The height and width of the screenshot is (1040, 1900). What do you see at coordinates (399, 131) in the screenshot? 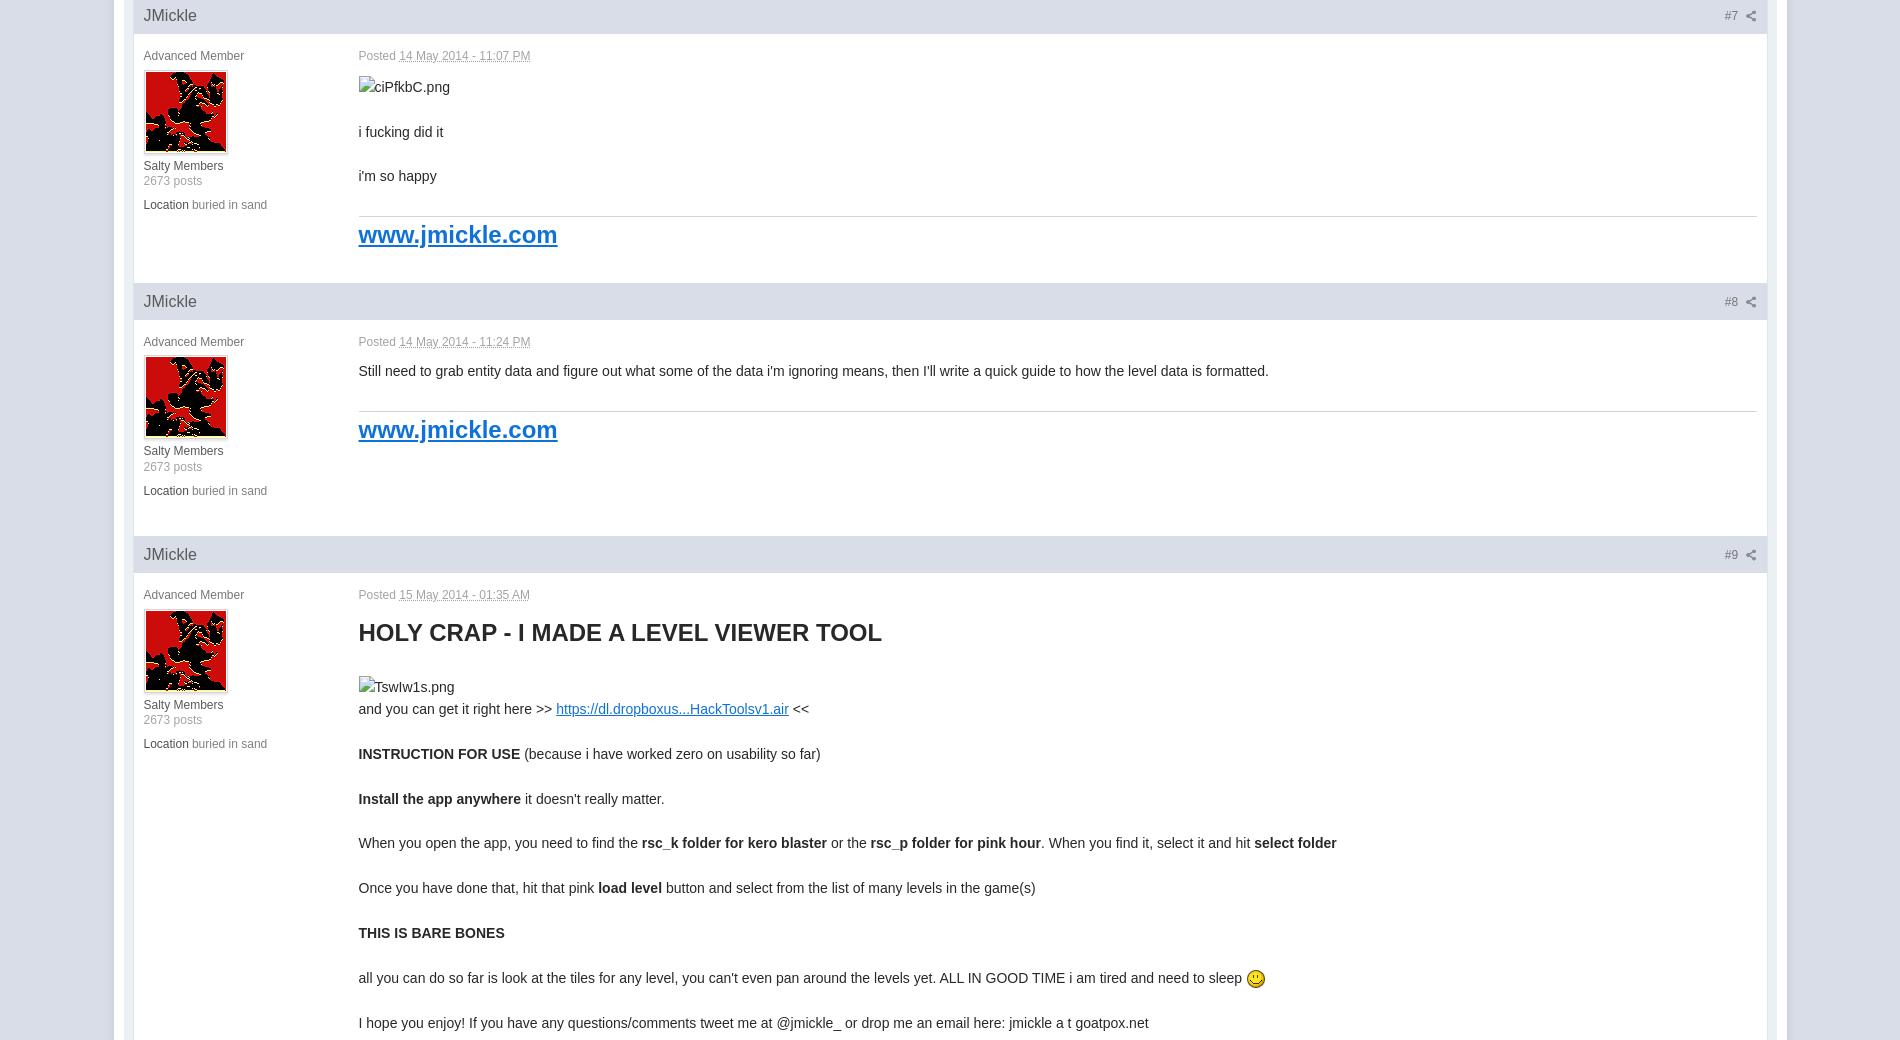
I see `'i fucking did it'` at bounding box center [399, 131].